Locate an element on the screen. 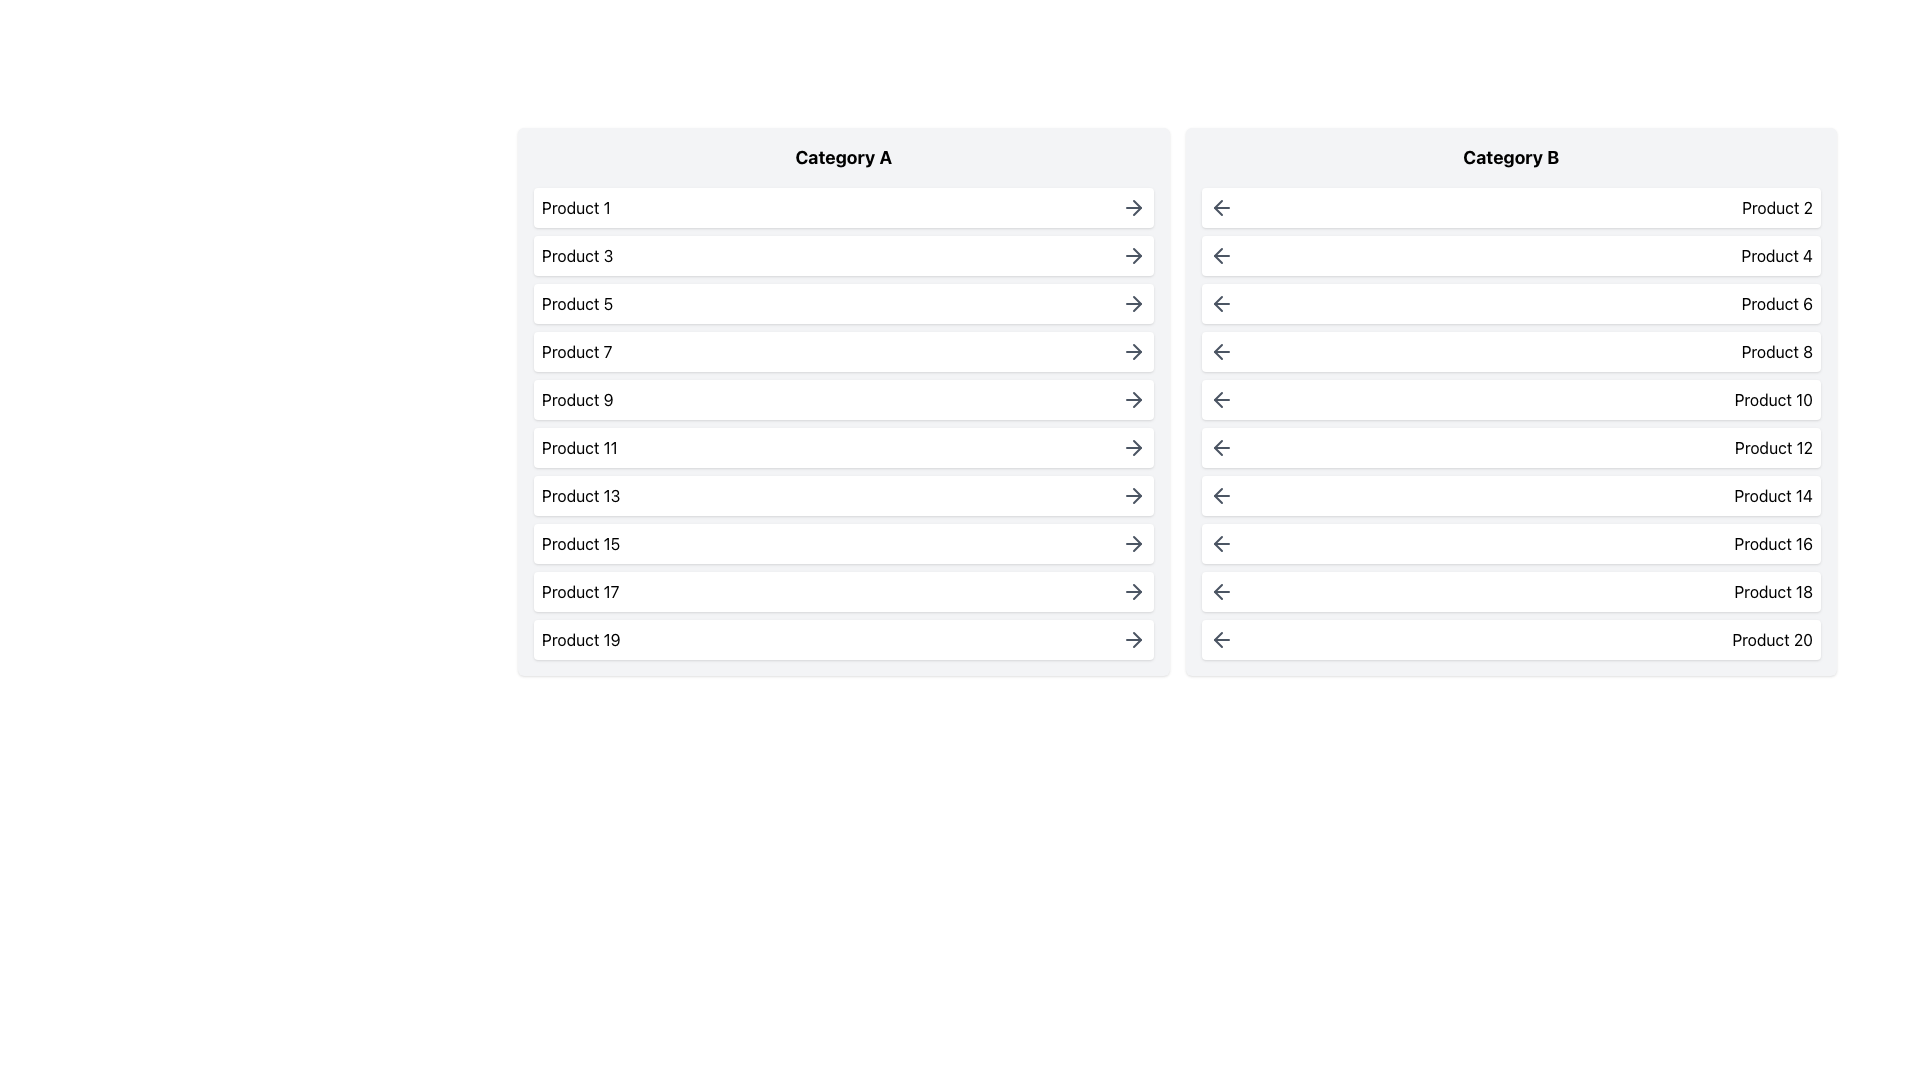 The image size is (1920, 1080). the text label displaying 'Product 10' in the second category column labeled 'Category B', which corresponds to the 5th product in the list is located at coordinates (1773, 400).